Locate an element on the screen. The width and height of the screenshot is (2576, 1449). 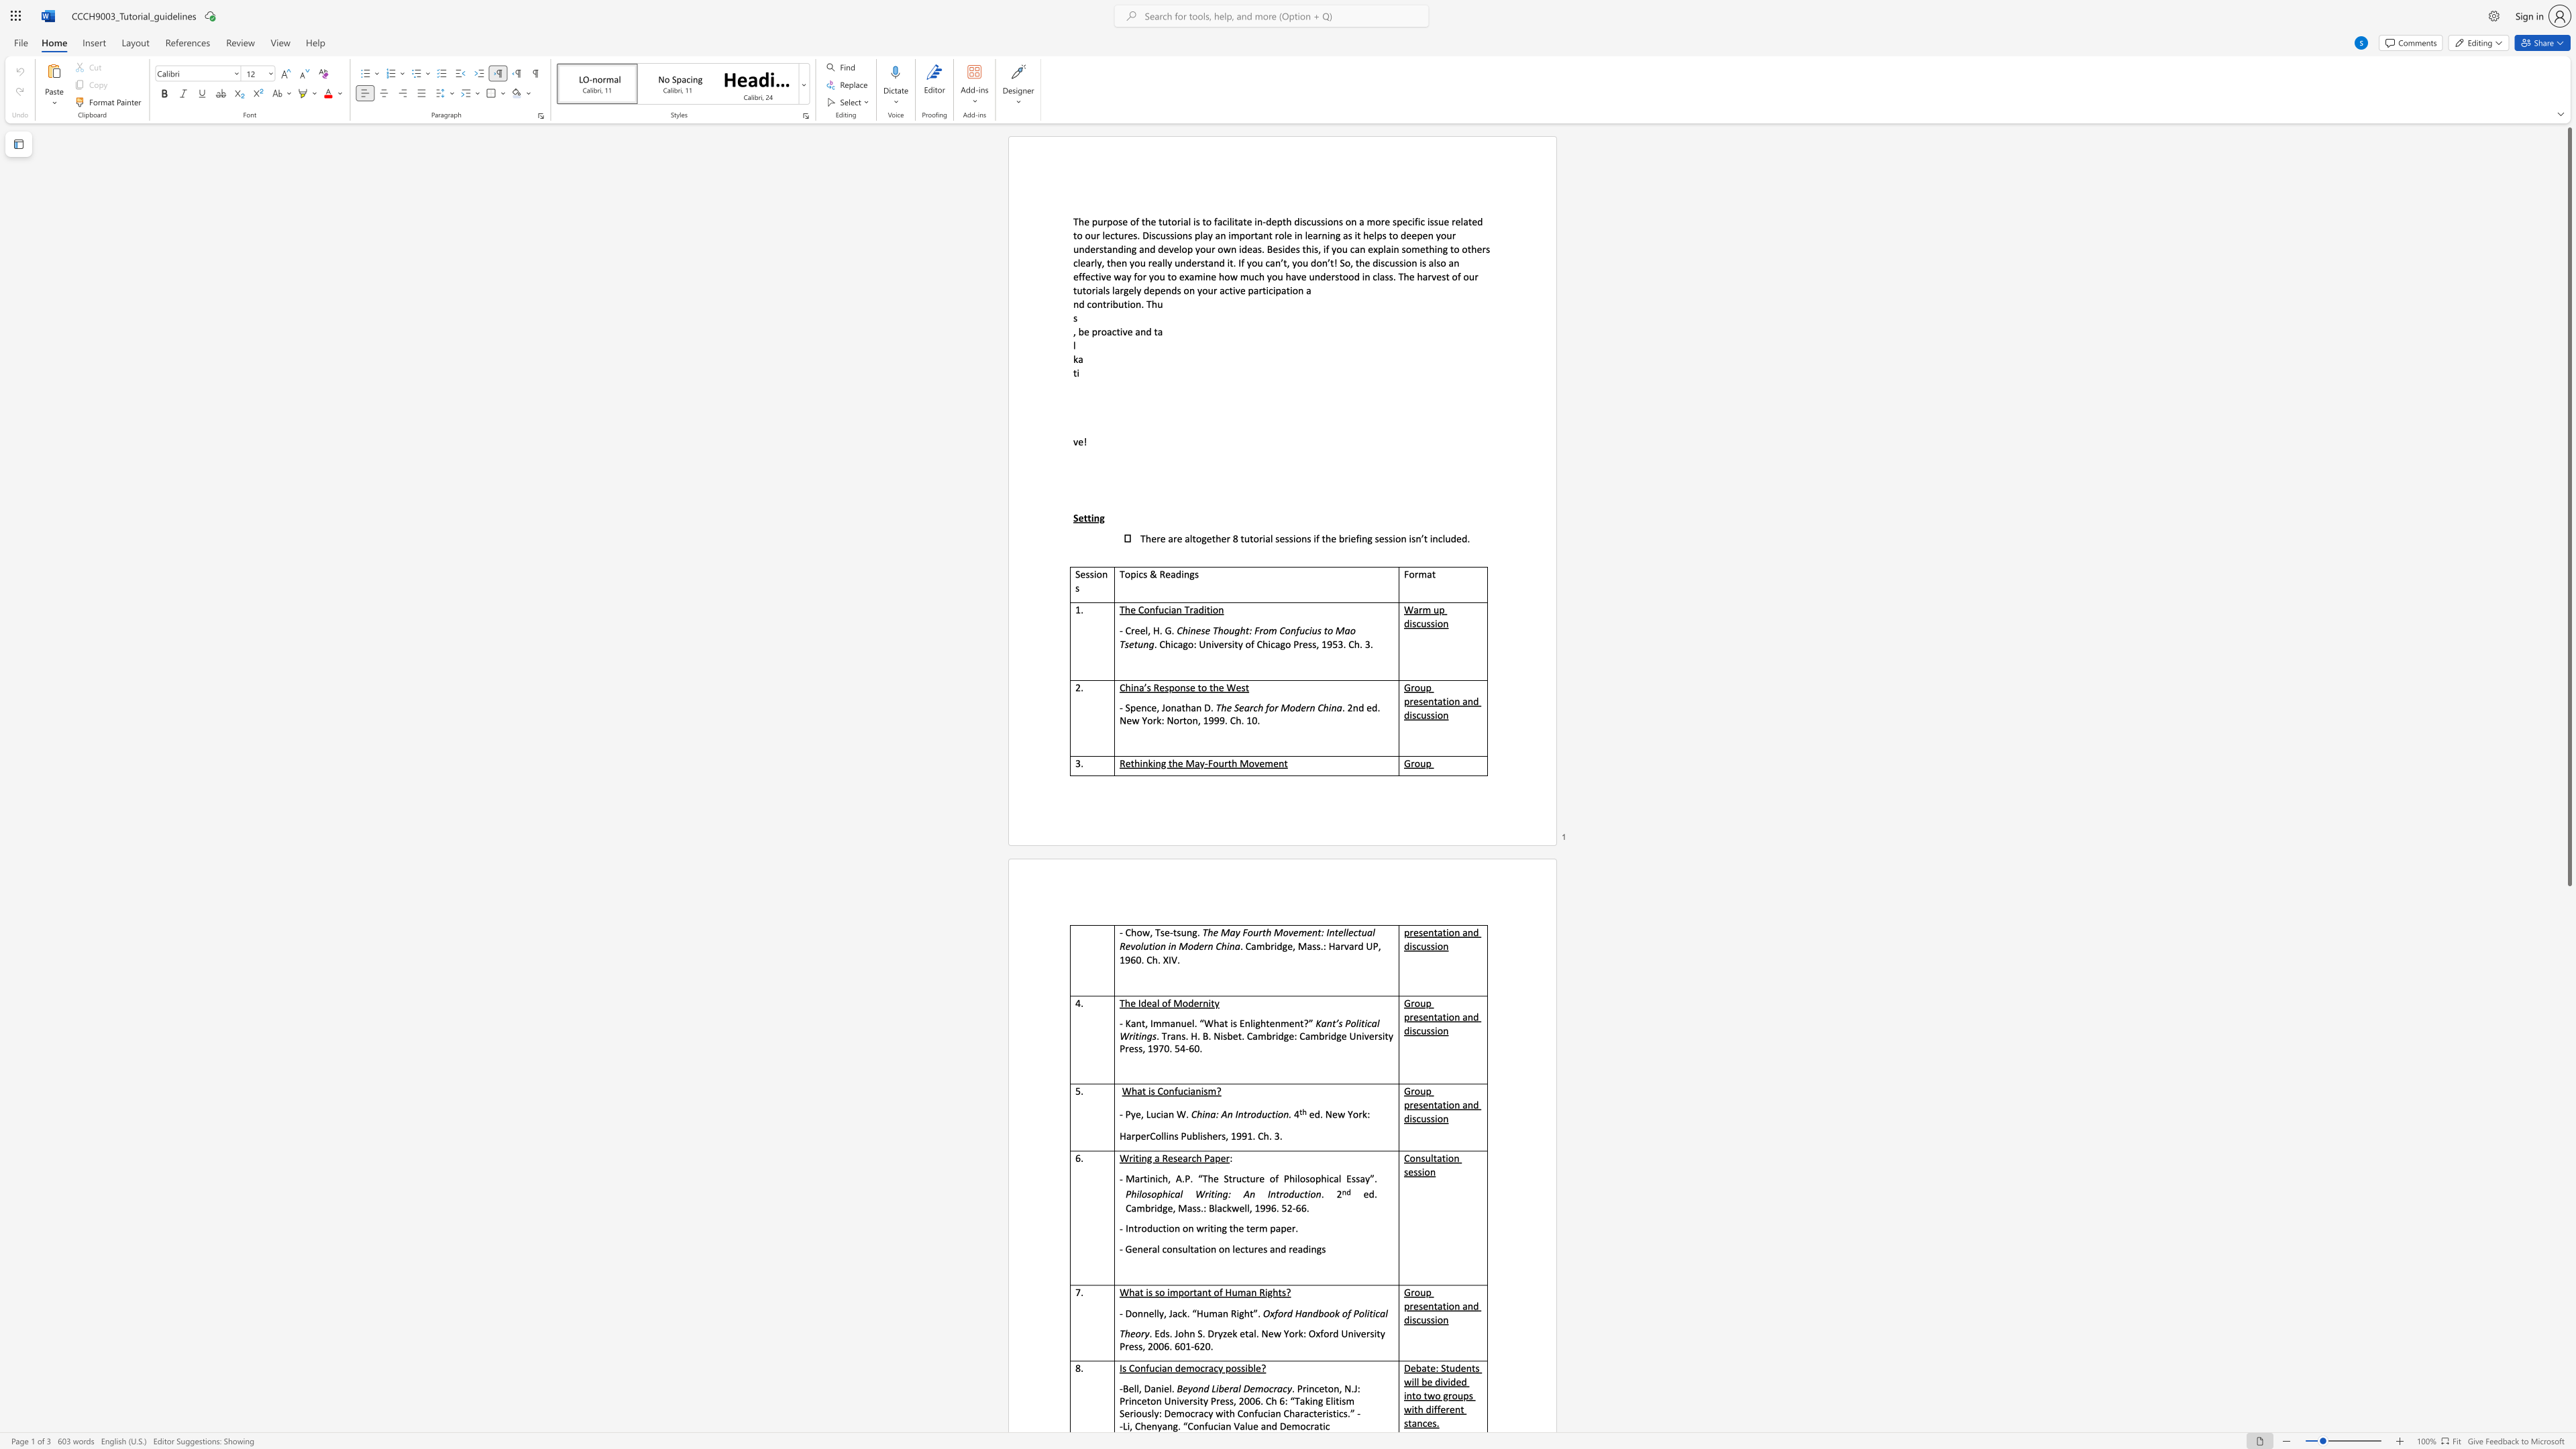
the page's right scrollbar for downward movement is located at coordinates (2568, 1287).